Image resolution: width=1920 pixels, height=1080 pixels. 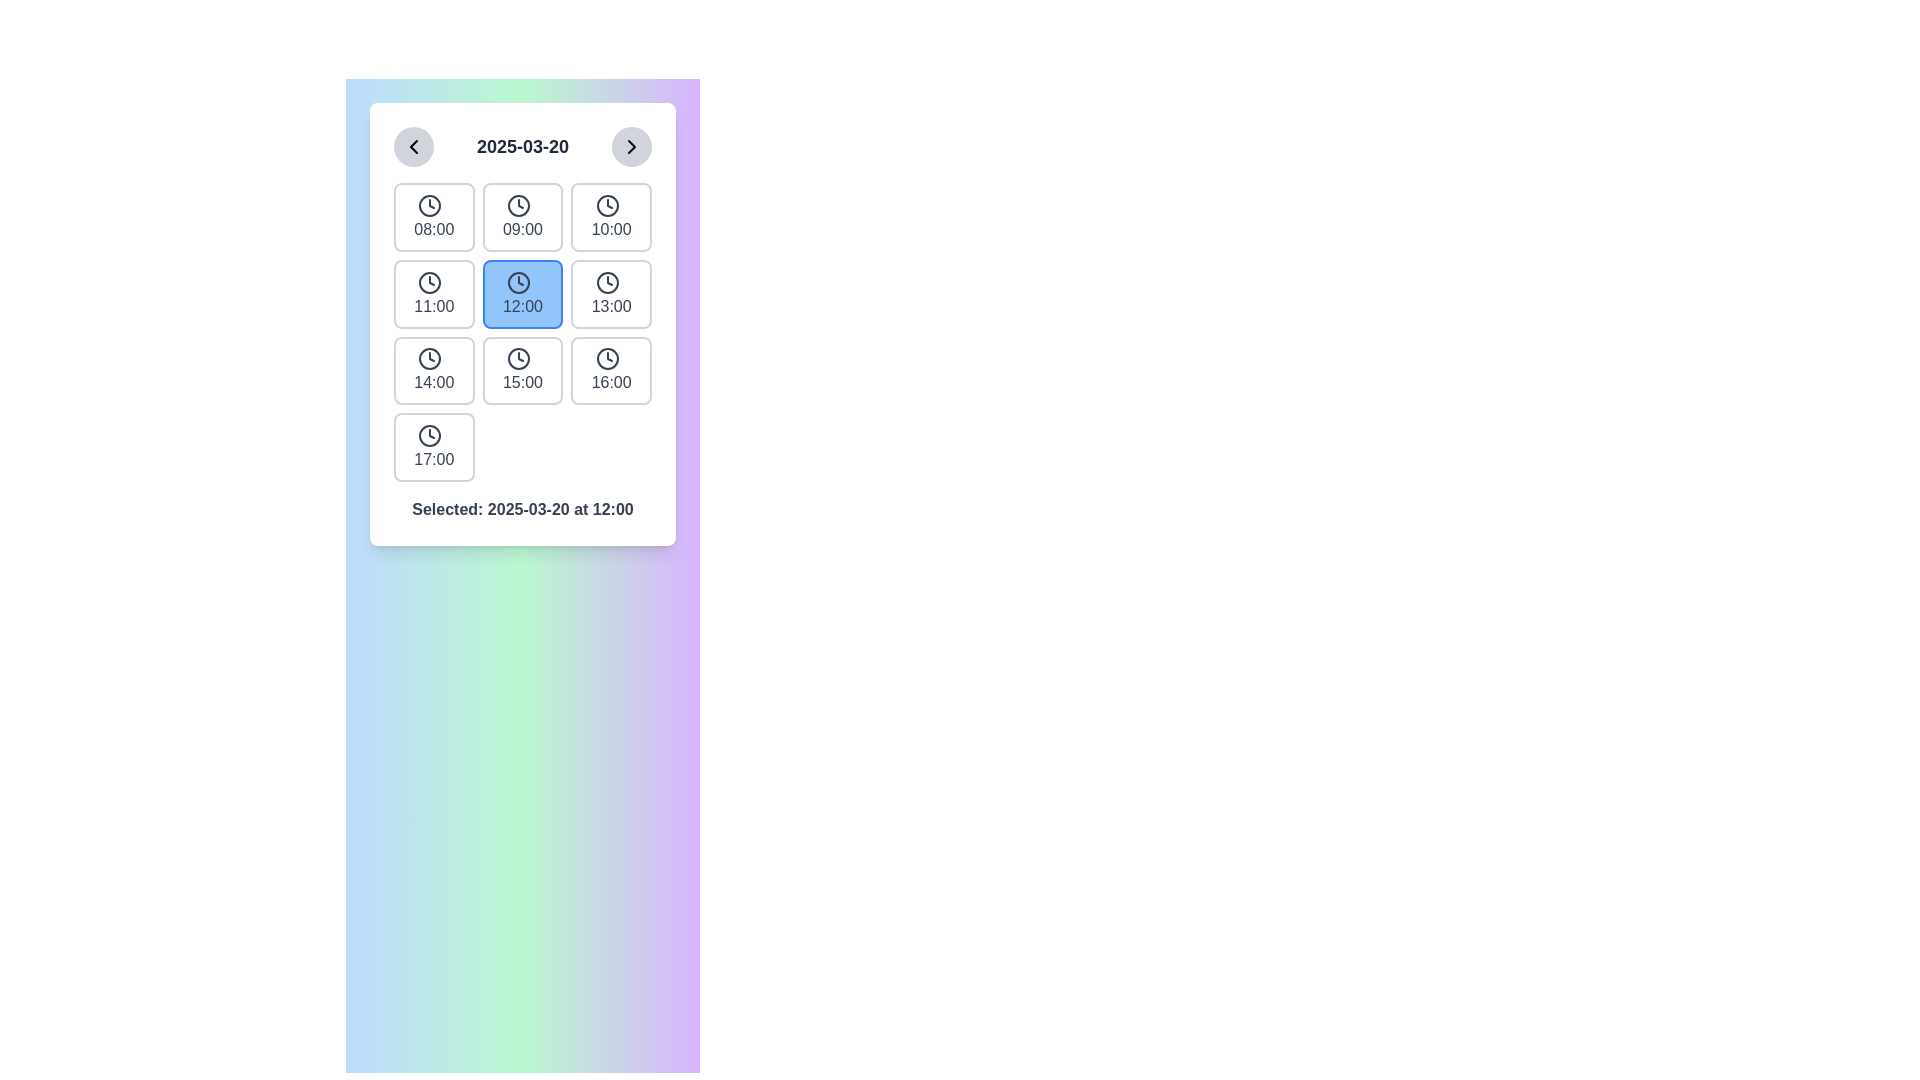 I want to click on the button located at the top left of the navigation bar that allows navigation to the previous date or time period, so click(x=412, y=145).